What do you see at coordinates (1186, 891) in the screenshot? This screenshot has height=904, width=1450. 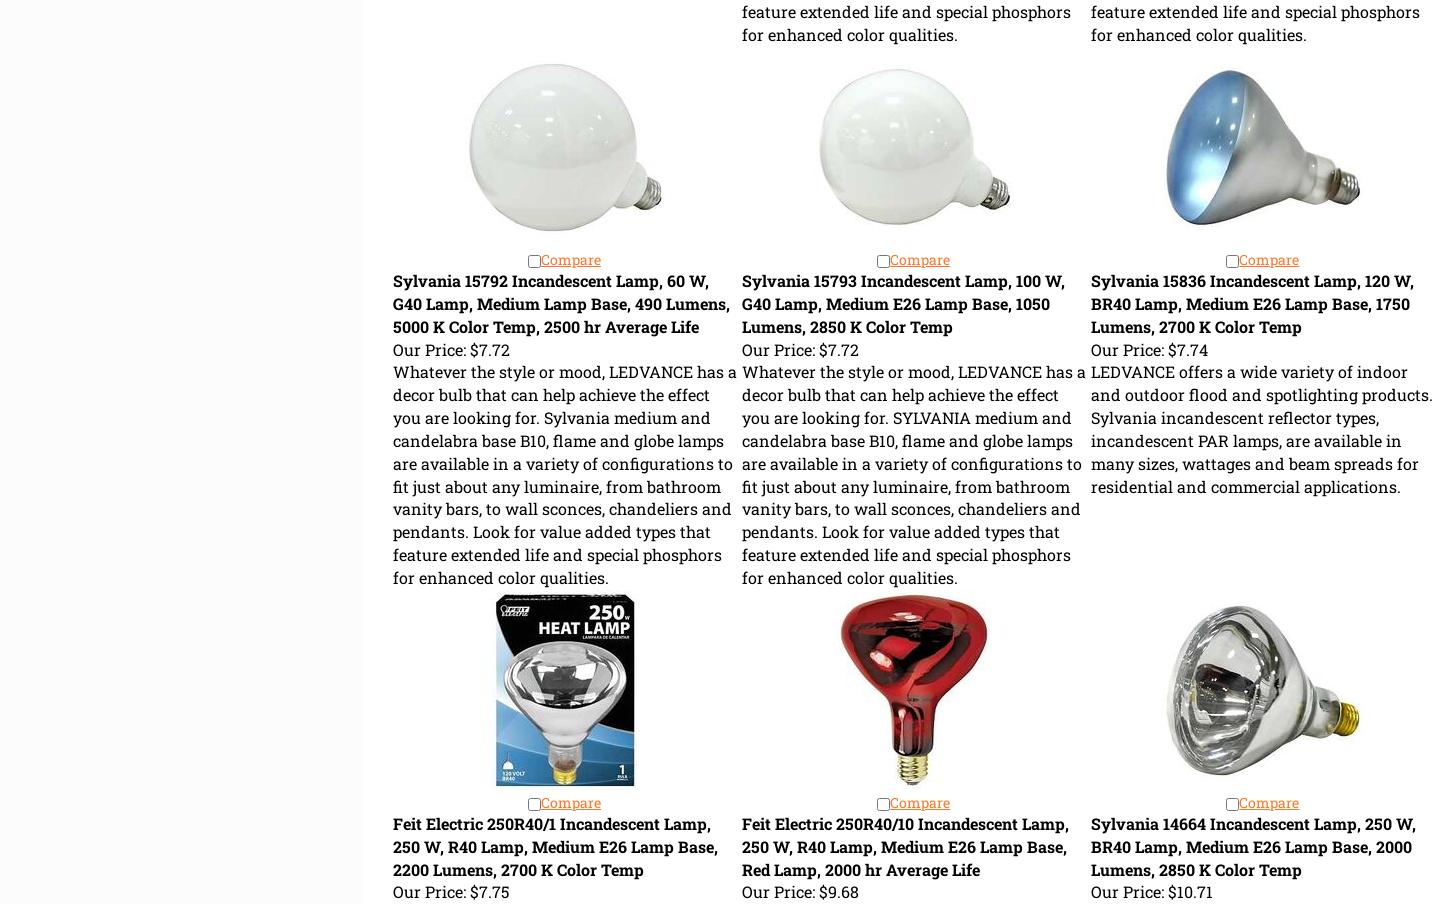 I see `'$10.71'` at bounding box center [1186, 891].